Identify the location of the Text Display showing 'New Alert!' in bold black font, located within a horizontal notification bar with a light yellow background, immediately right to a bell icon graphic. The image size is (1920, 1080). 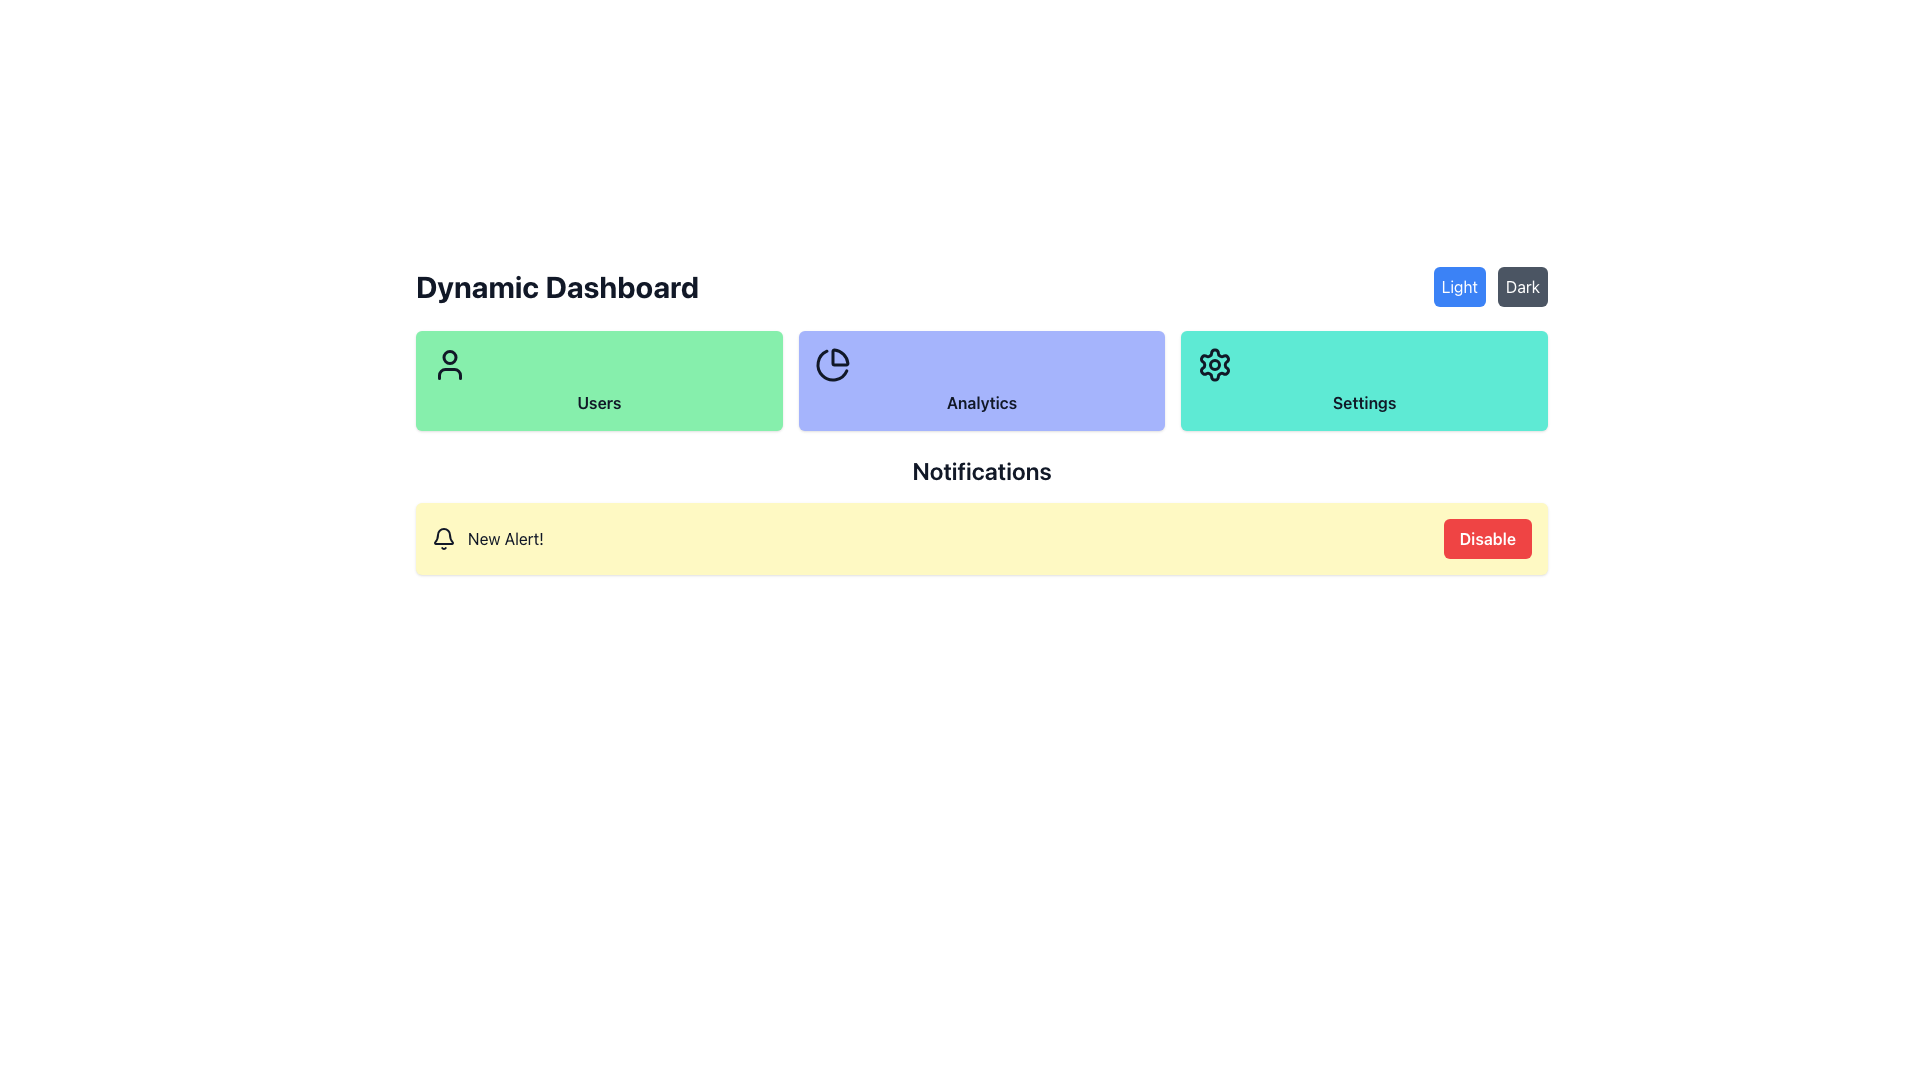
(505, 538).